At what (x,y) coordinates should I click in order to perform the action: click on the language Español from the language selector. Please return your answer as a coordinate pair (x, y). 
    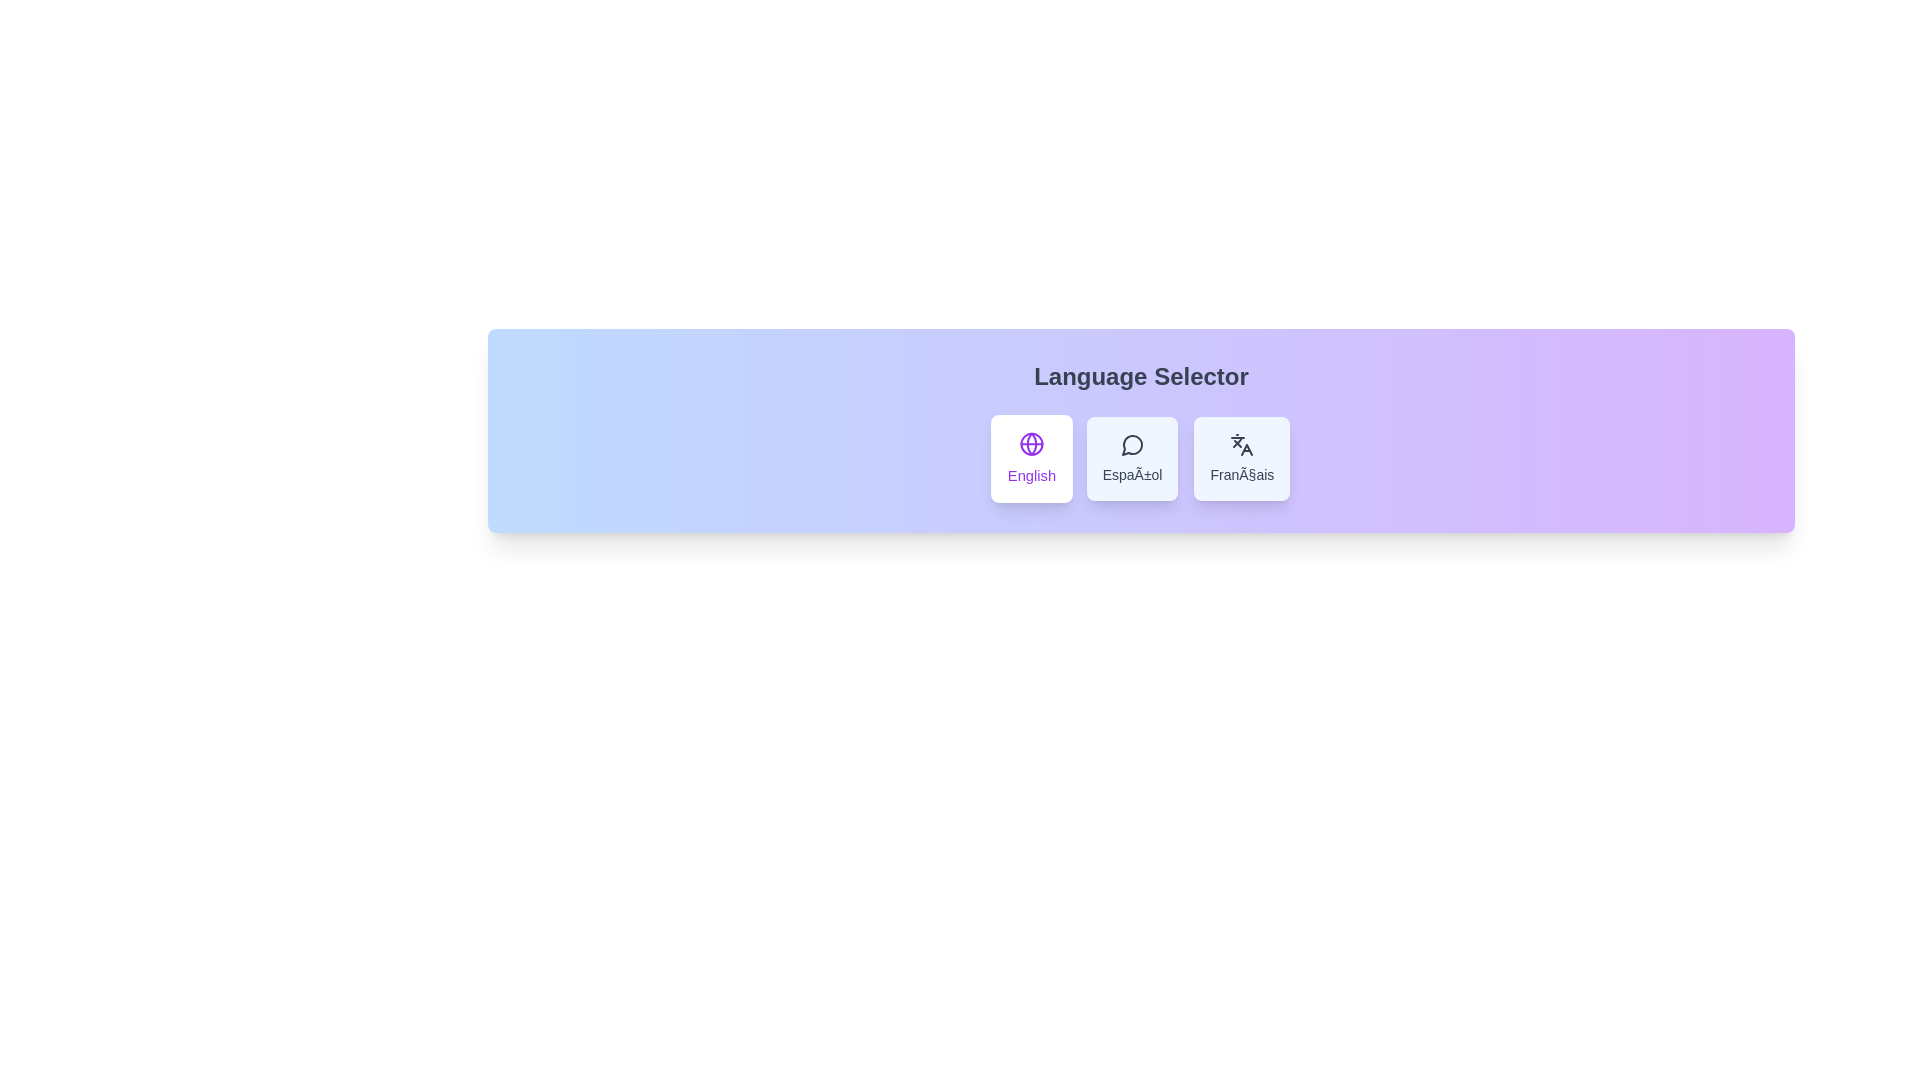
    Looking at the image, I should click on (1132, 459).